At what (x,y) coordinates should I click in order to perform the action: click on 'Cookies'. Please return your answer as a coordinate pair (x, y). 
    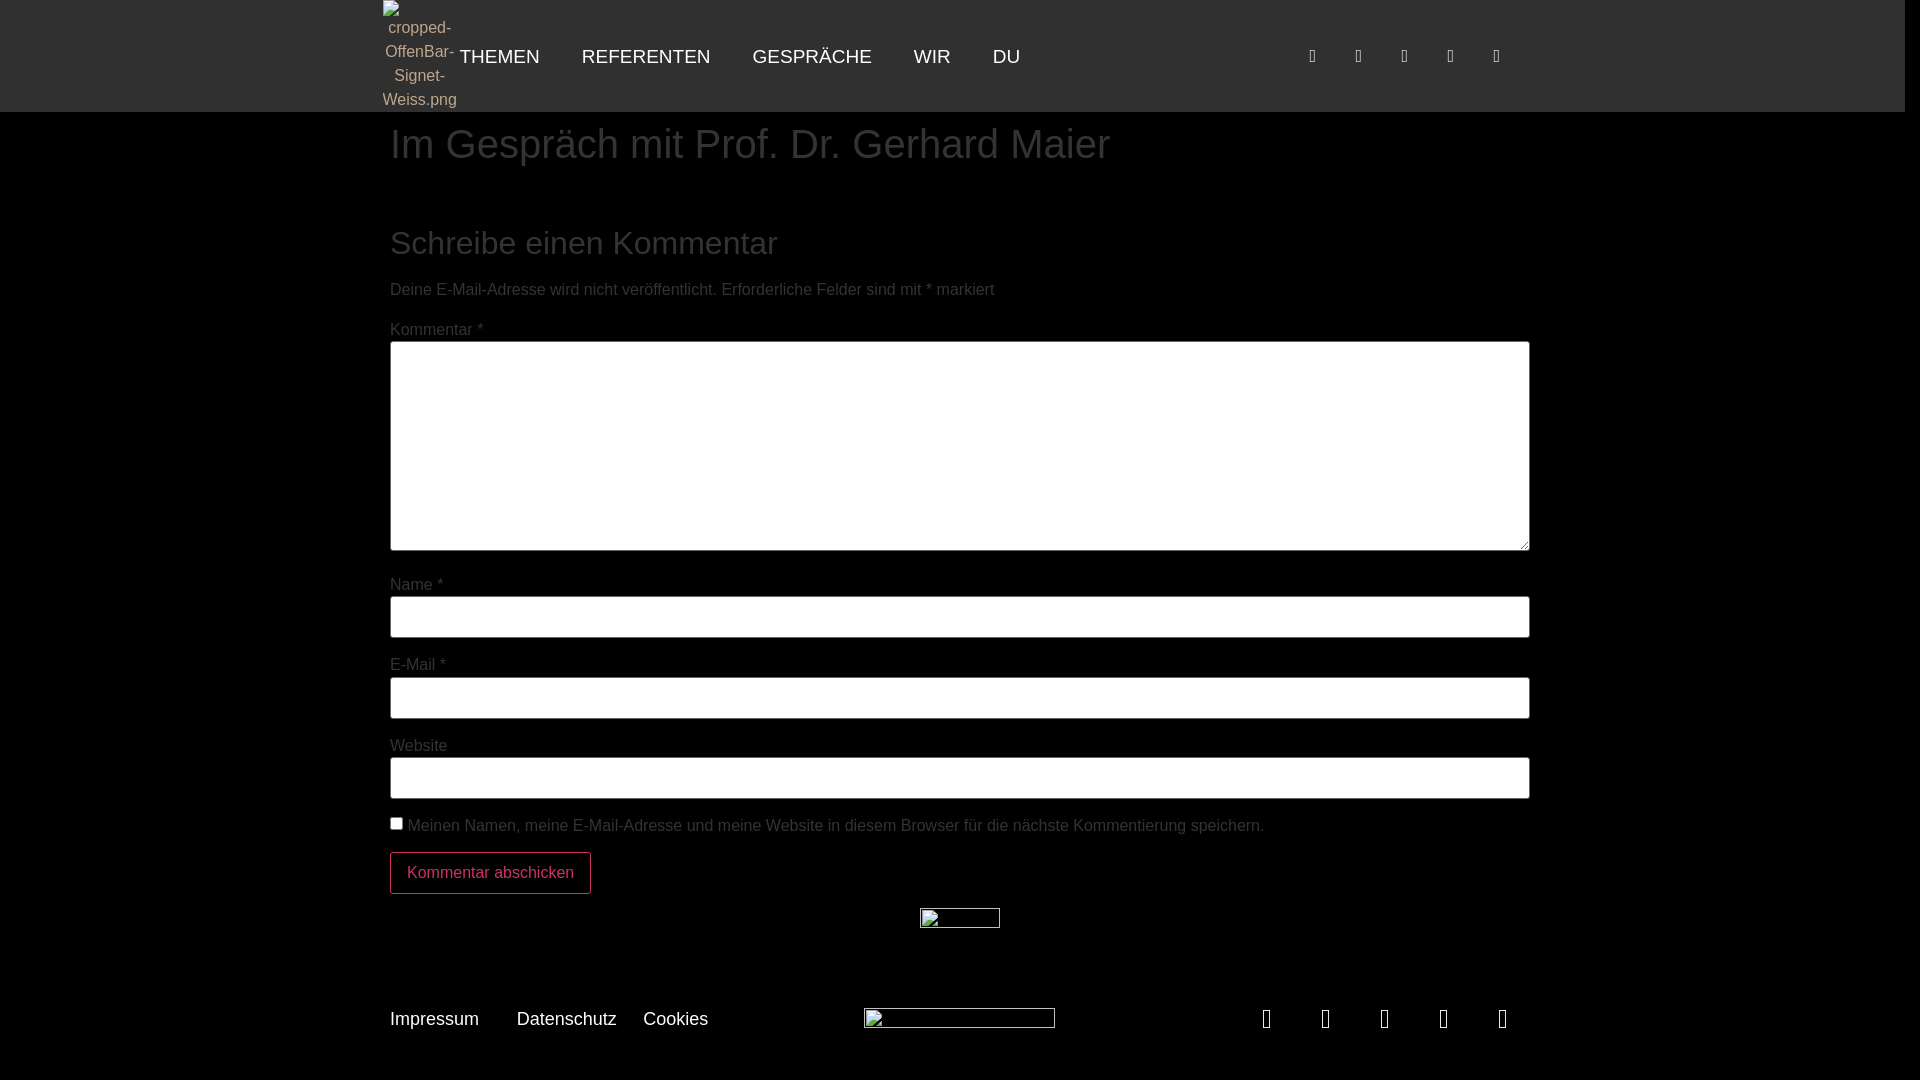
    Looking at the image, I should click on (675, 1018).